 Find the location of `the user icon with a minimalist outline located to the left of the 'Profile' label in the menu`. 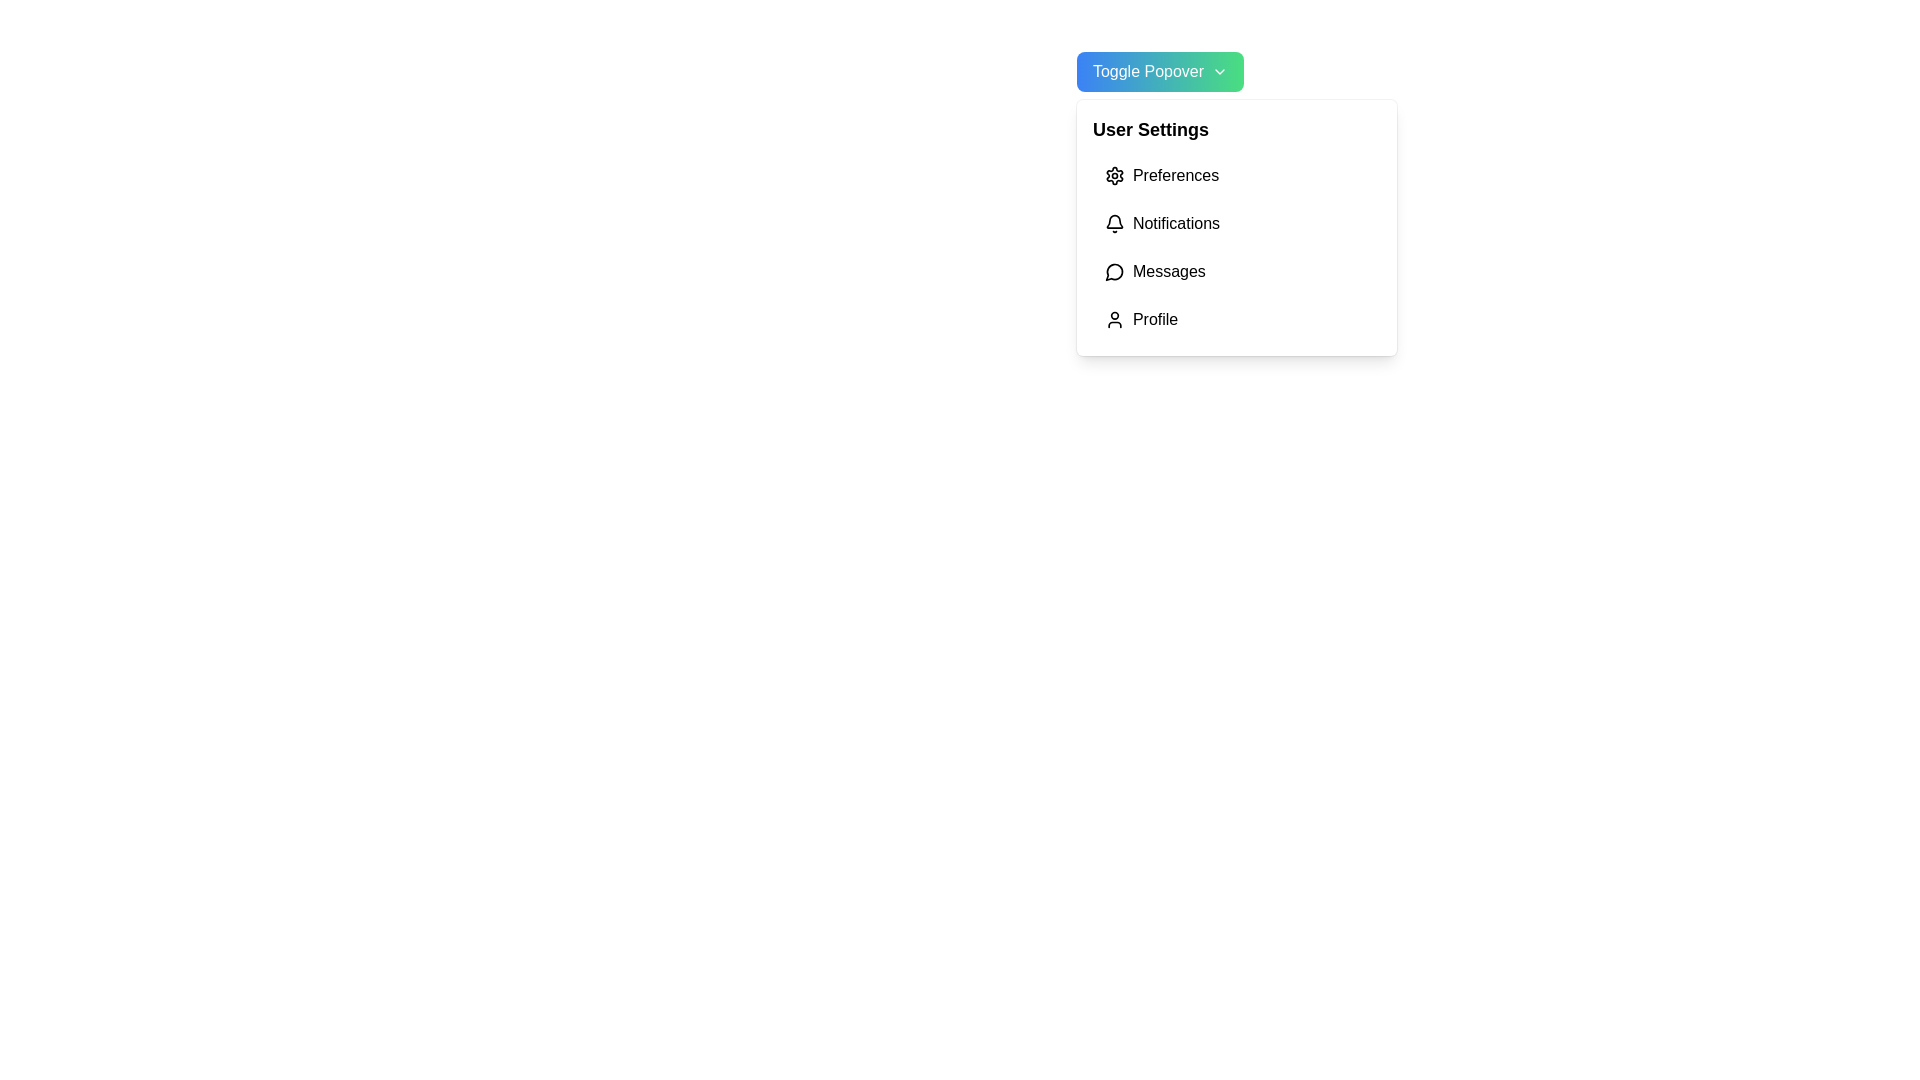

the user icon with a minimalist outline located to the left of the 'Profile' label in the menu is located at coordinates (1113, 319).